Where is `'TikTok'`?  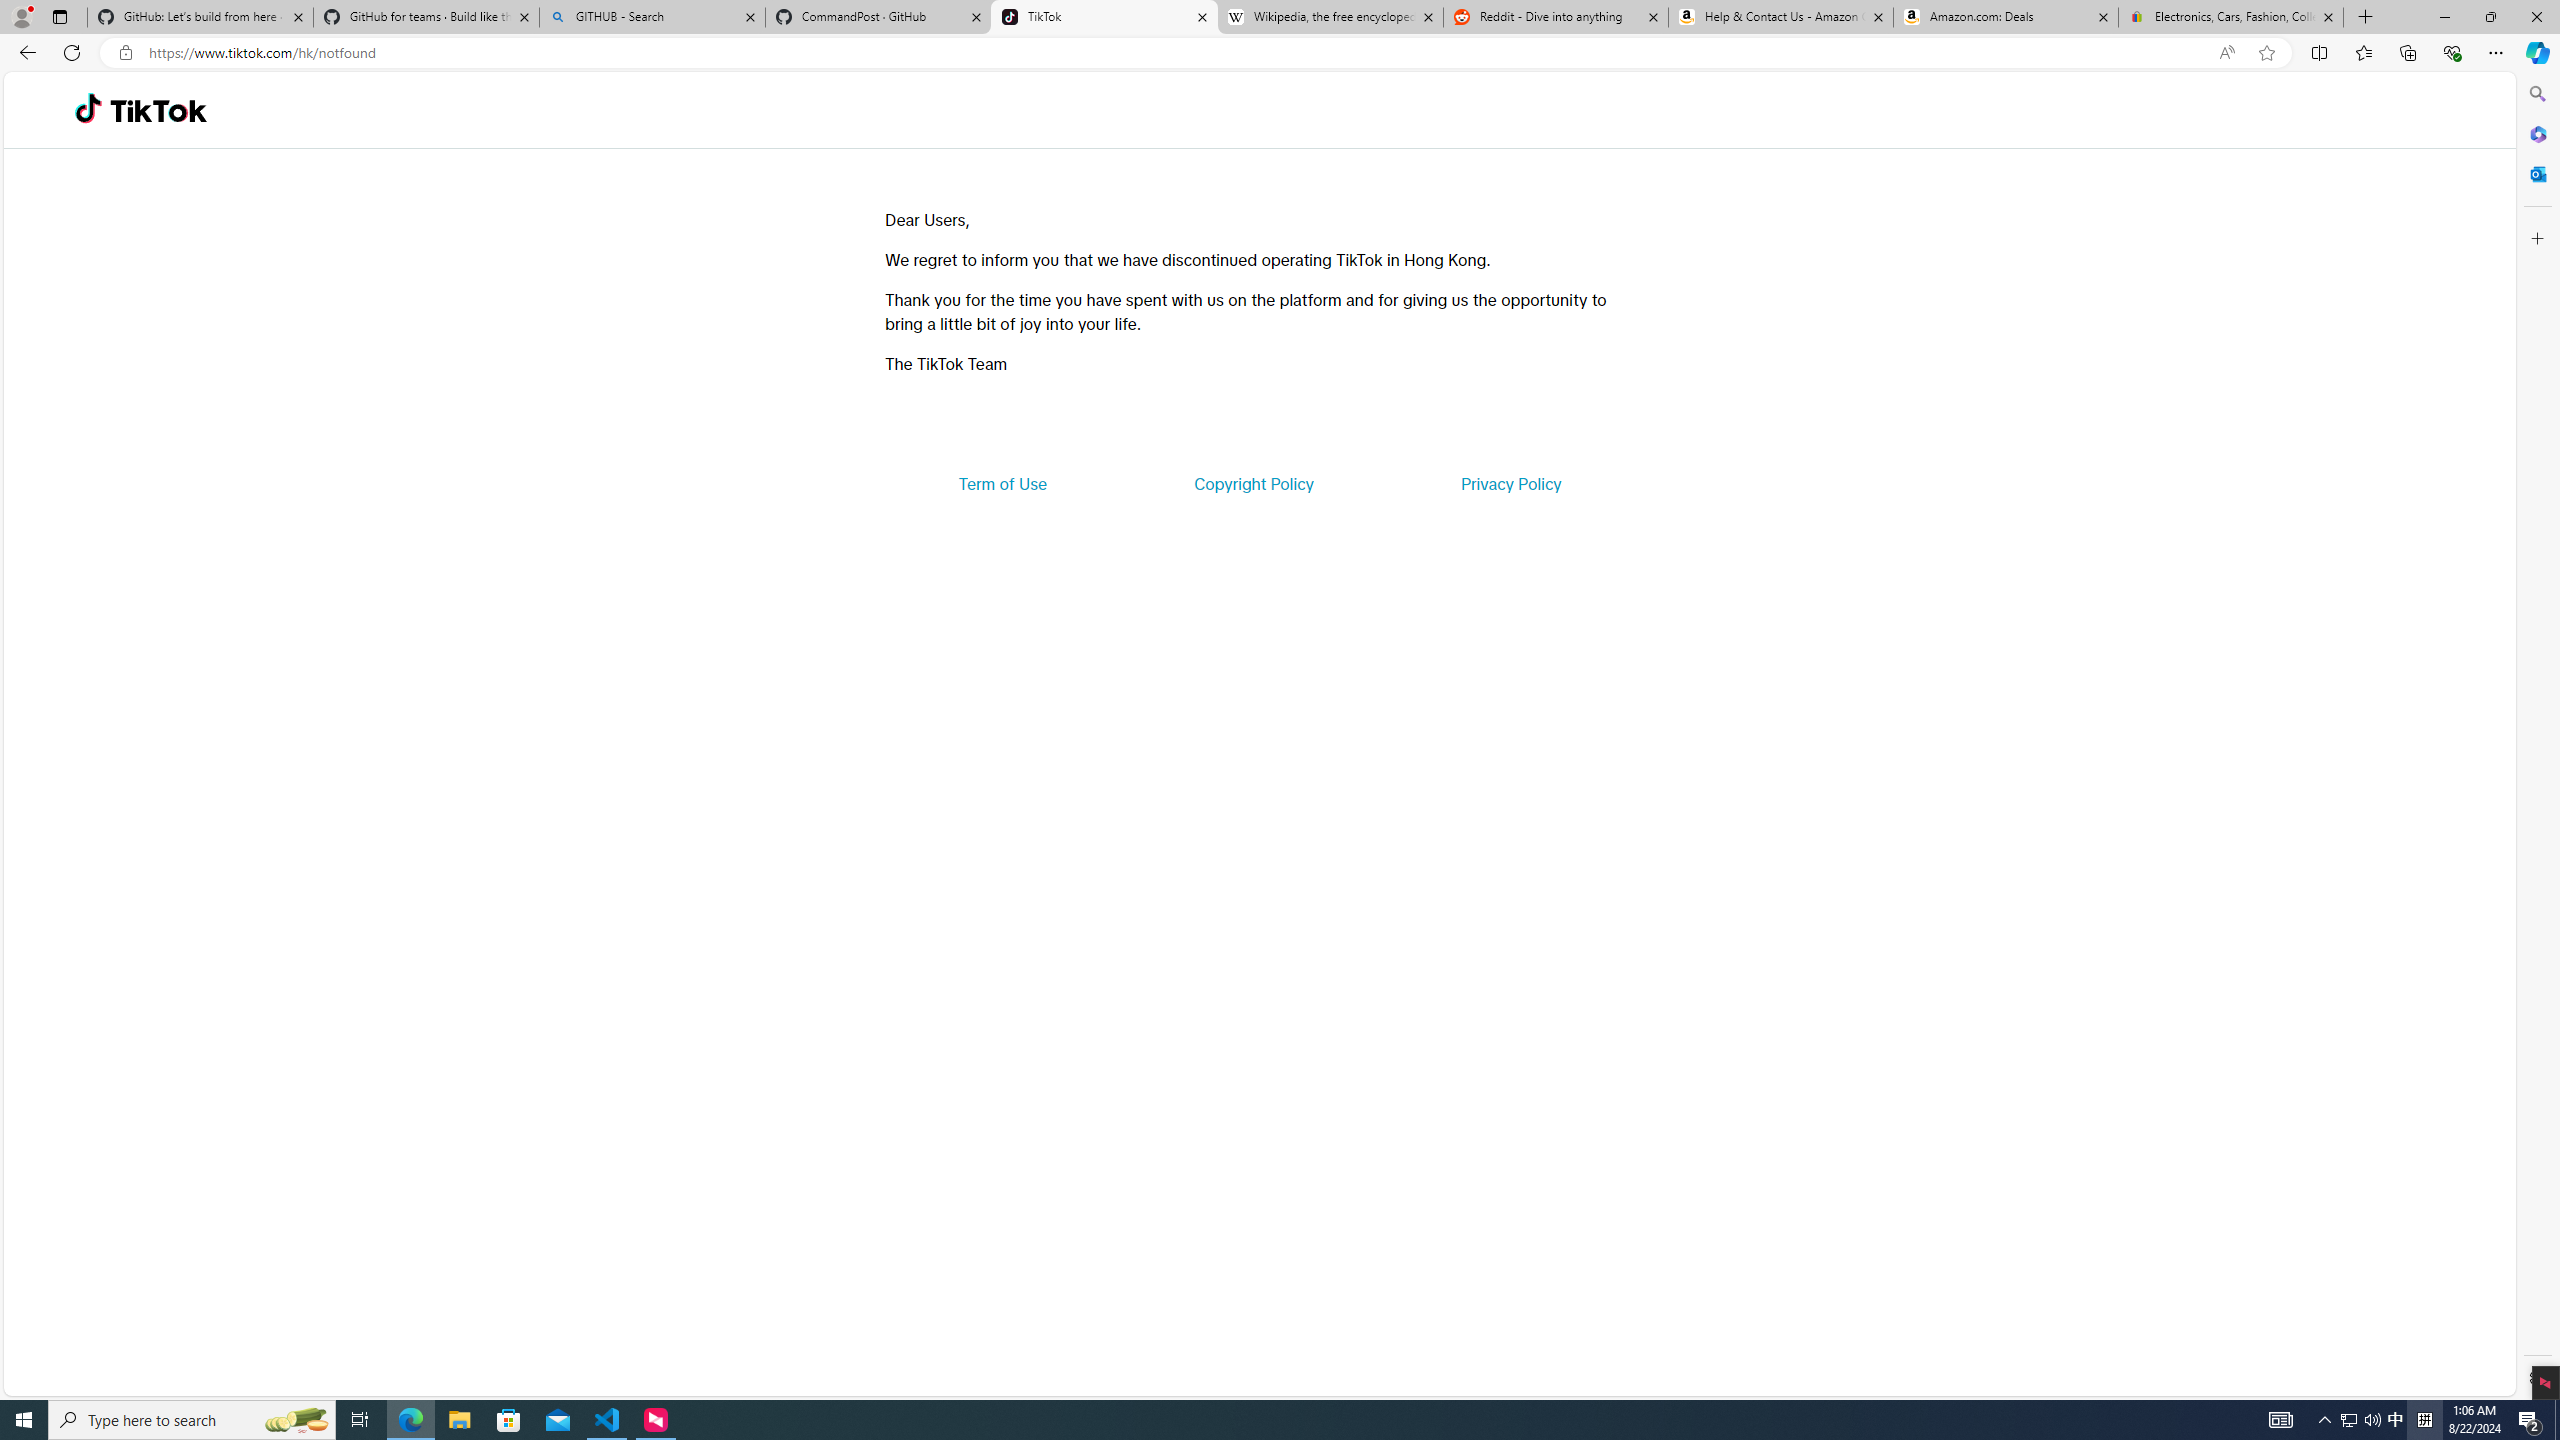
'TikTok' is located at coordinates (158, 110).